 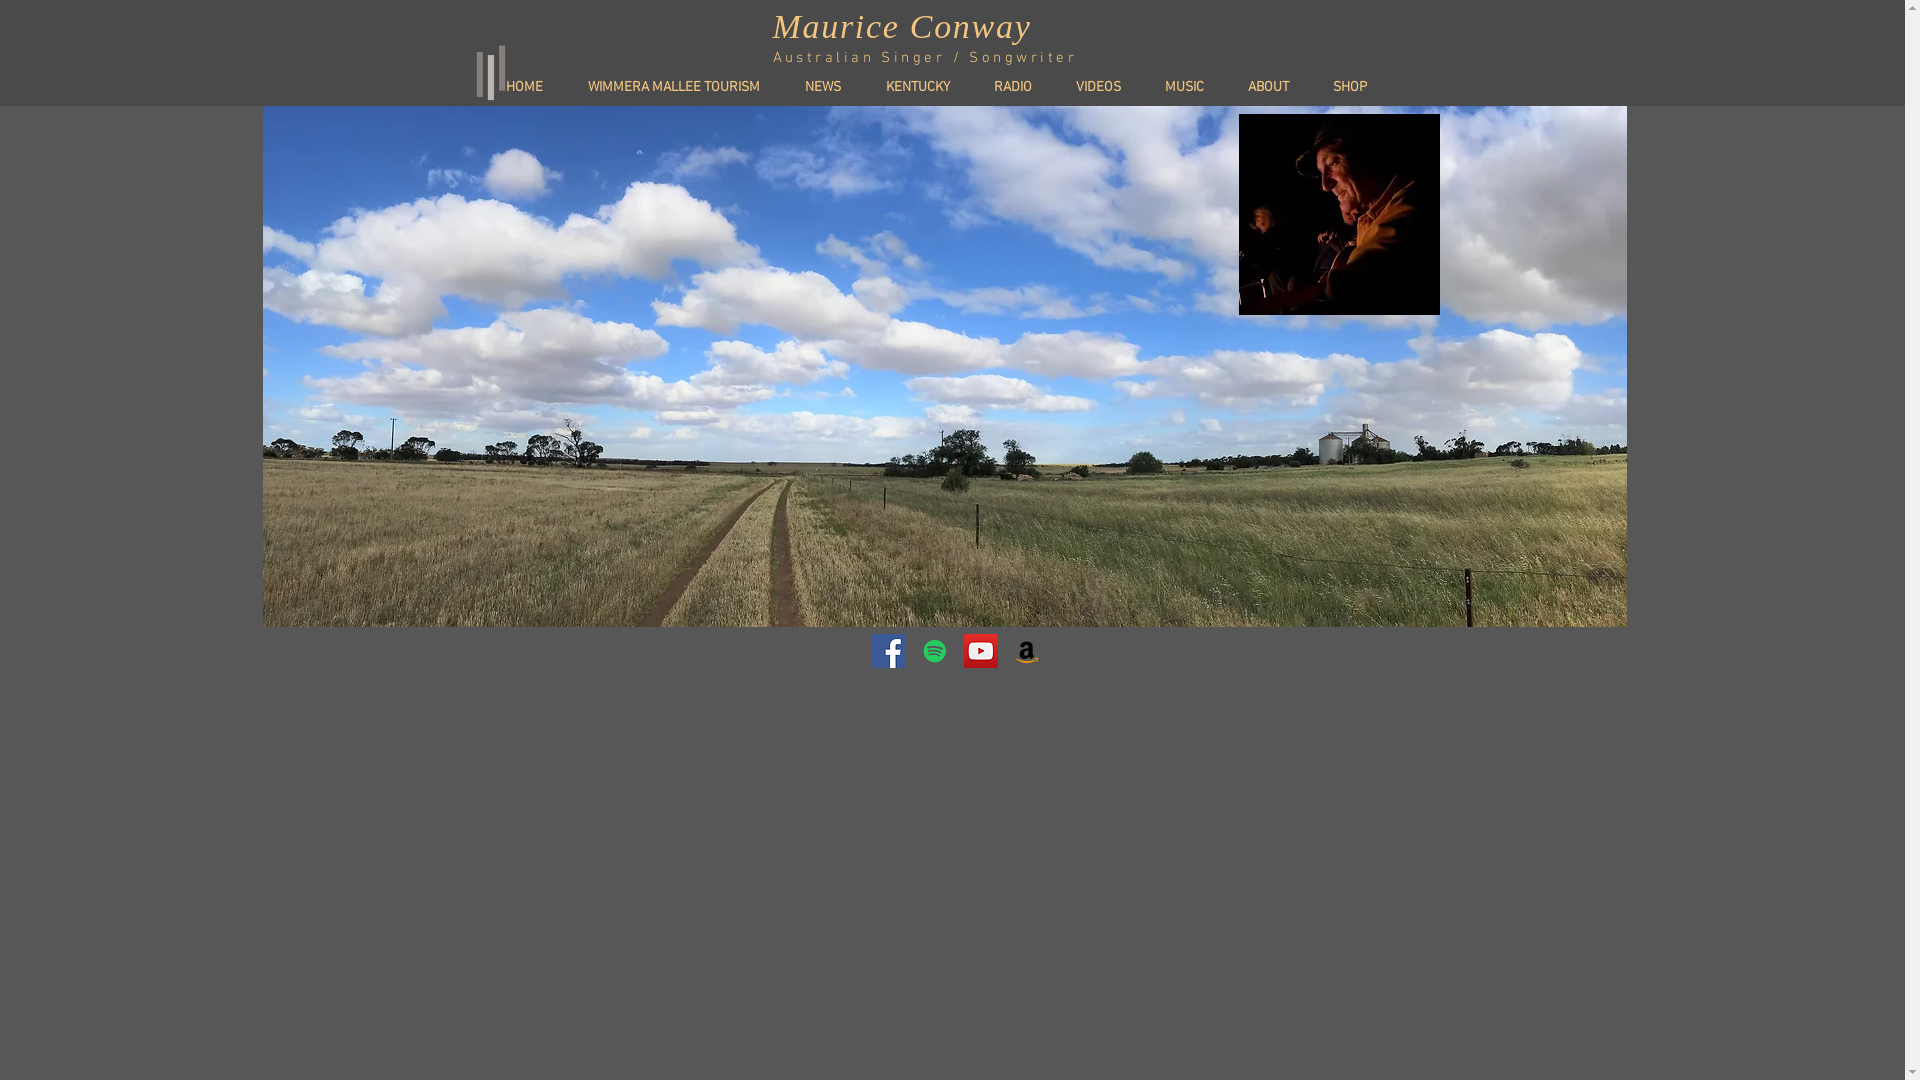 What do you see at coordinates (682, 87) in the screenshot?
I see `'WIMMERA MALLEE TOURISM'` at bounding box center [682, 87].